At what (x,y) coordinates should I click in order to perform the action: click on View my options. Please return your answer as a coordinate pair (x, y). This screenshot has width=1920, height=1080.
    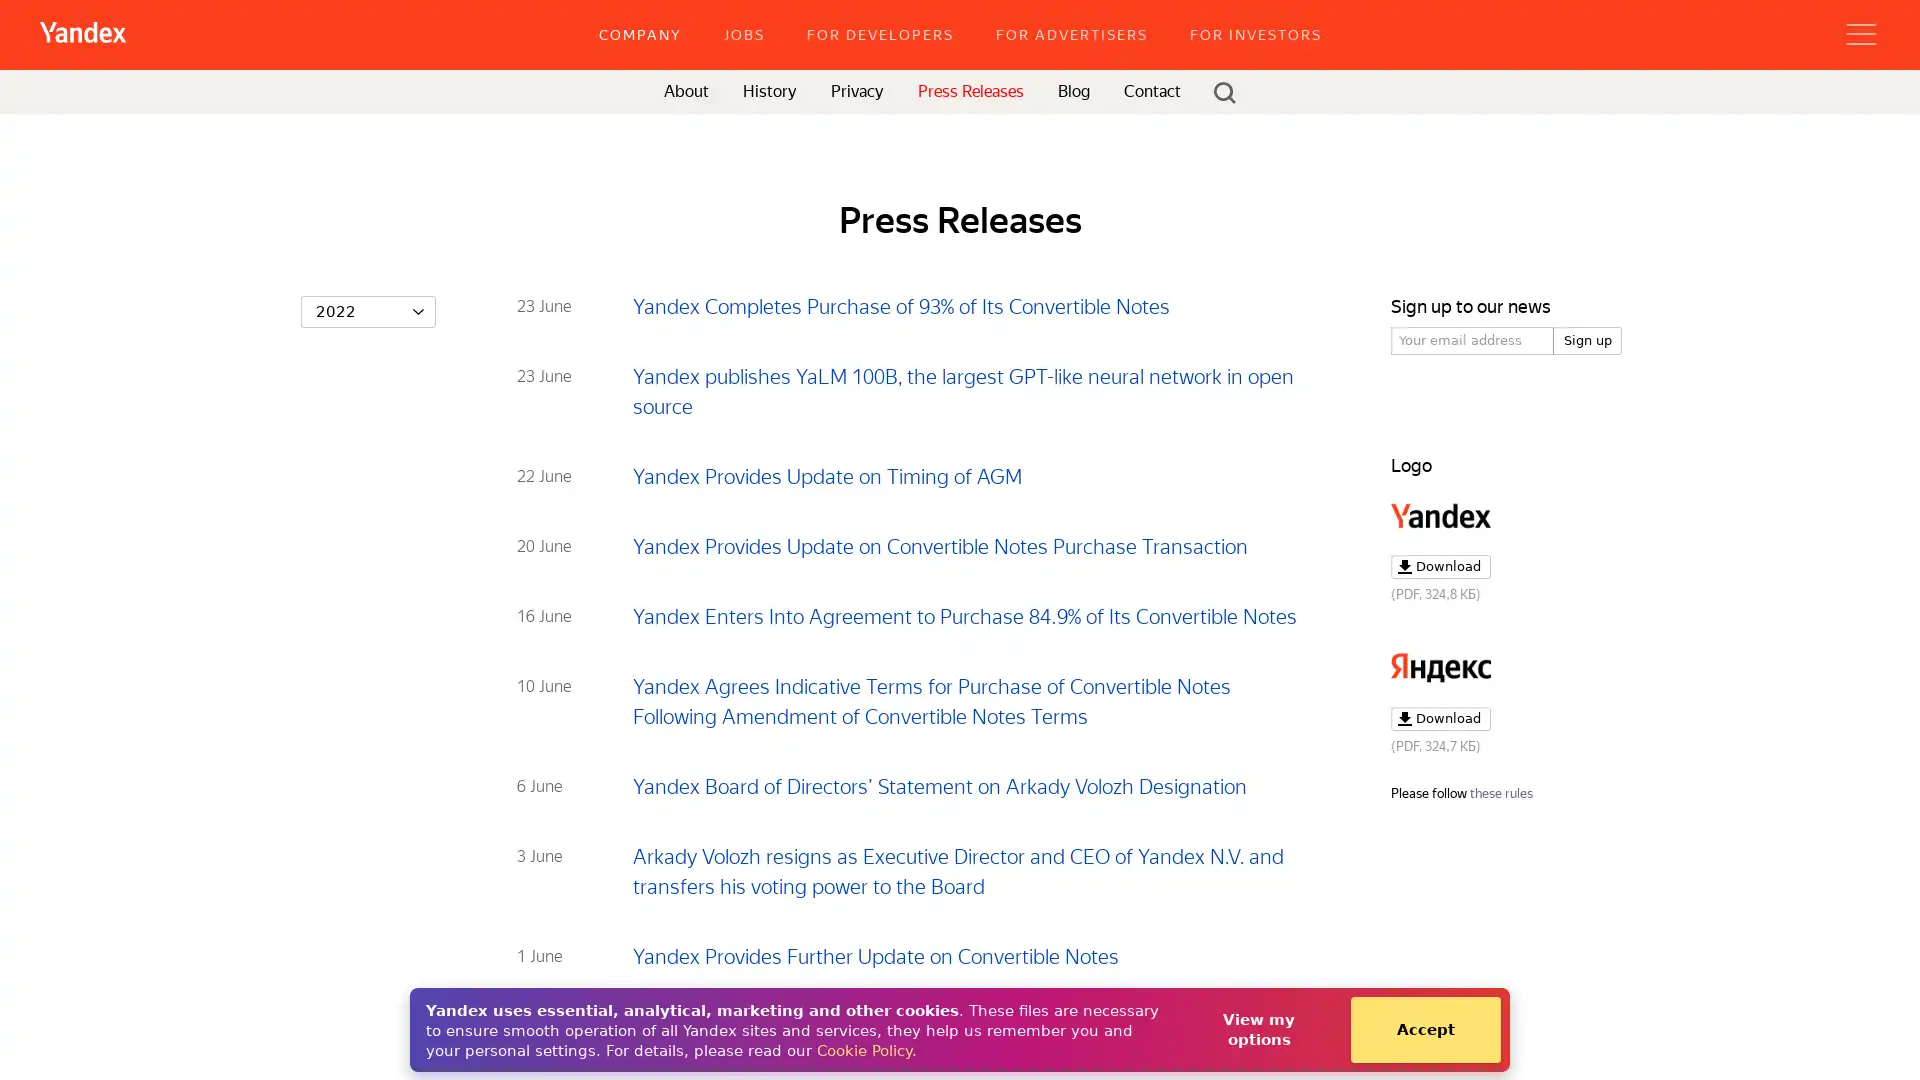
    Looking at the image, I should click on (1257, 1029).